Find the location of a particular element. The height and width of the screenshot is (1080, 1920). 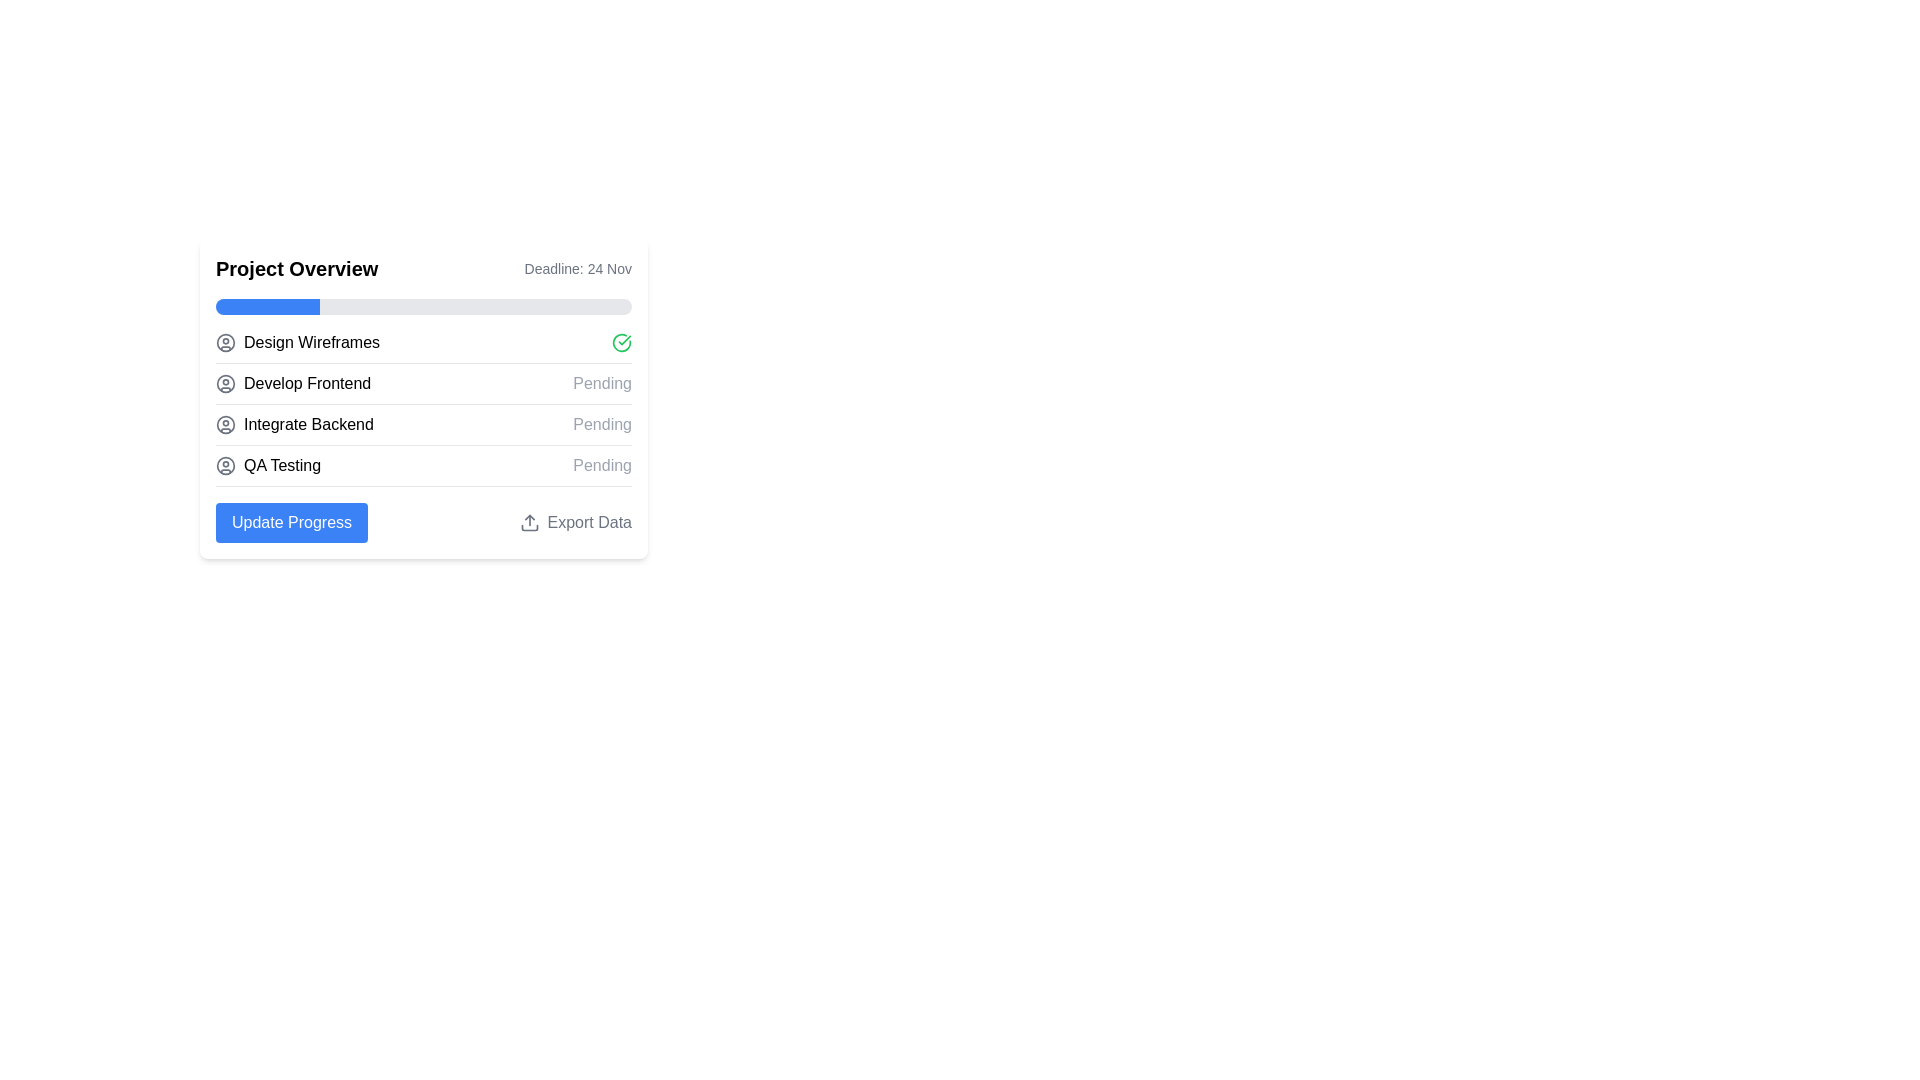

the list item displaying 'QA Testing' with a pending status, which is the last item in the vertical task list under 'Project Overview' is located at coordinates (422, 470).